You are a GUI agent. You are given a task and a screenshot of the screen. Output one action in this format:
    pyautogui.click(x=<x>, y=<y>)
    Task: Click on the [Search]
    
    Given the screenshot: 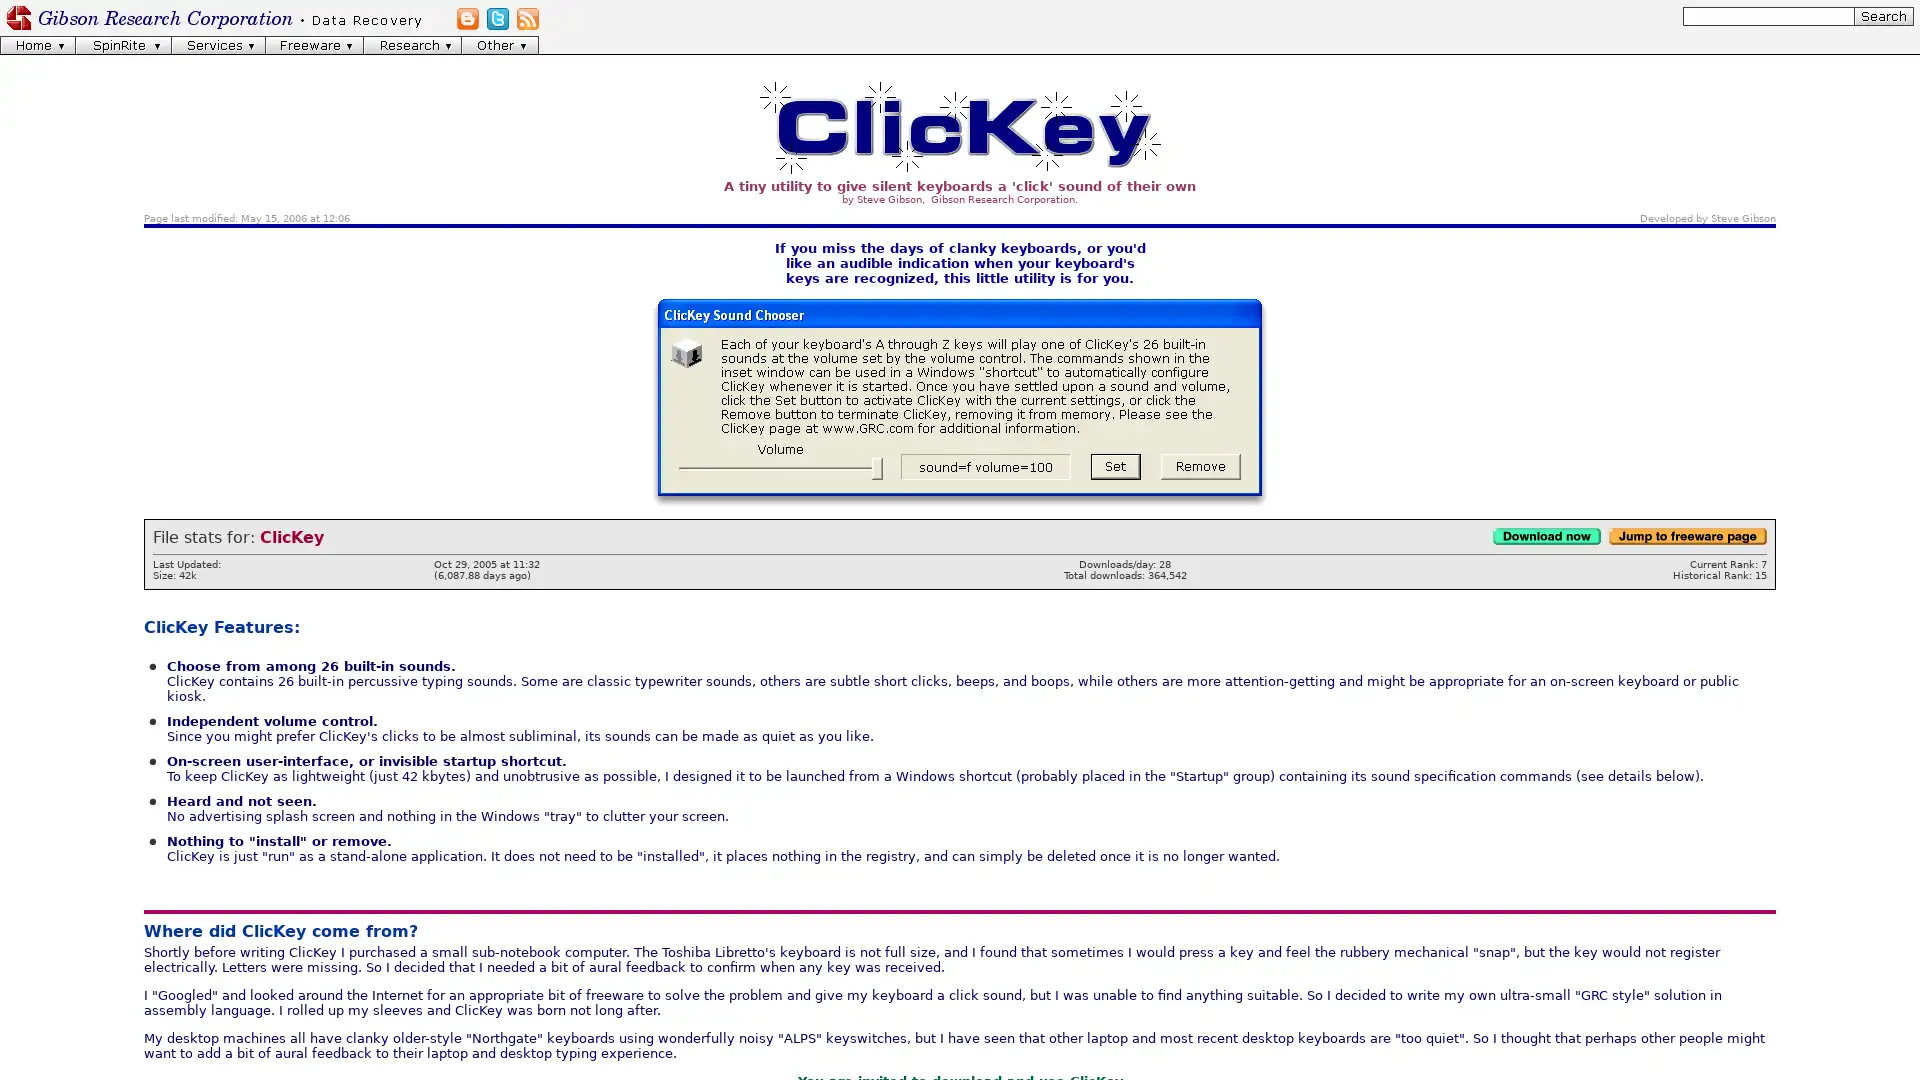 What is the action you would take?
    pyautogui.click(x=1882, y=16)
    